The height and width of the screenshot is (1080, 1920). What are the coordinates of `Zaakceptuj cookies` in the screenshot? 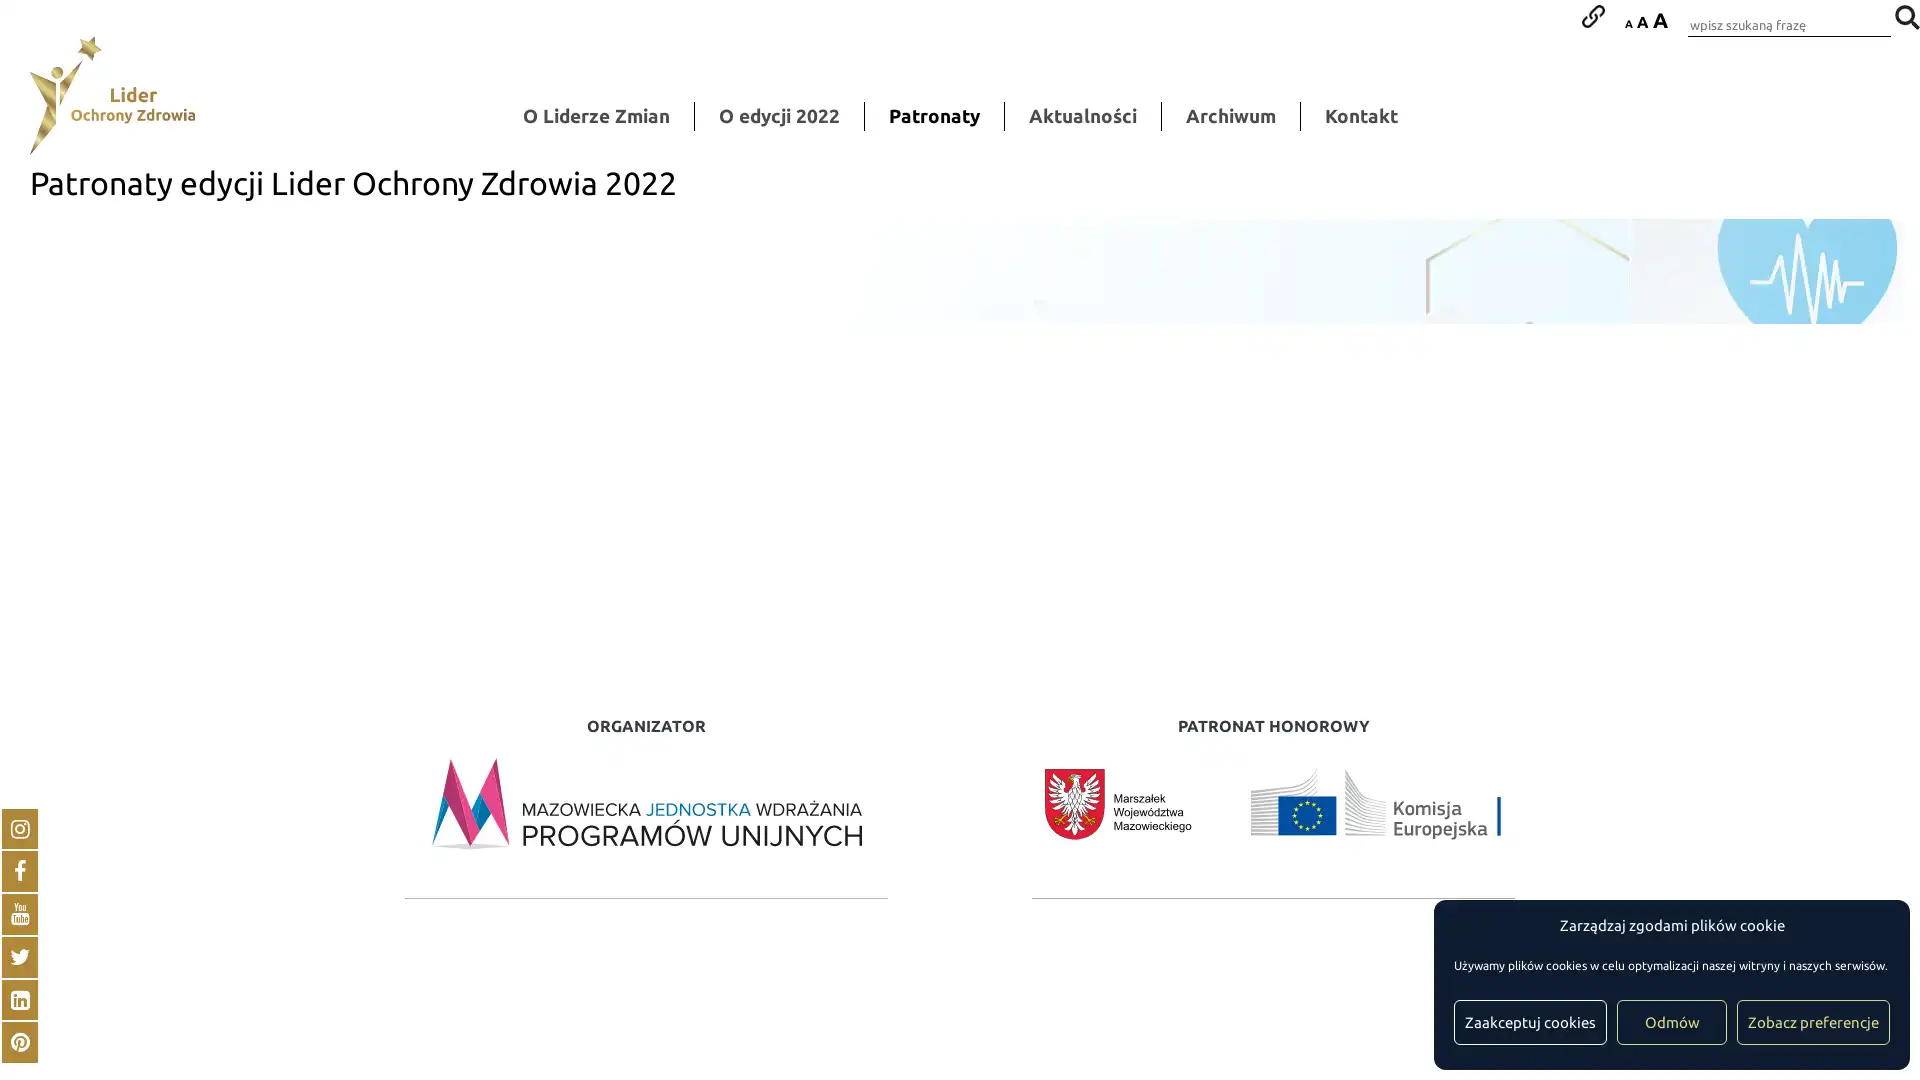 It's located at (1529, 1022).